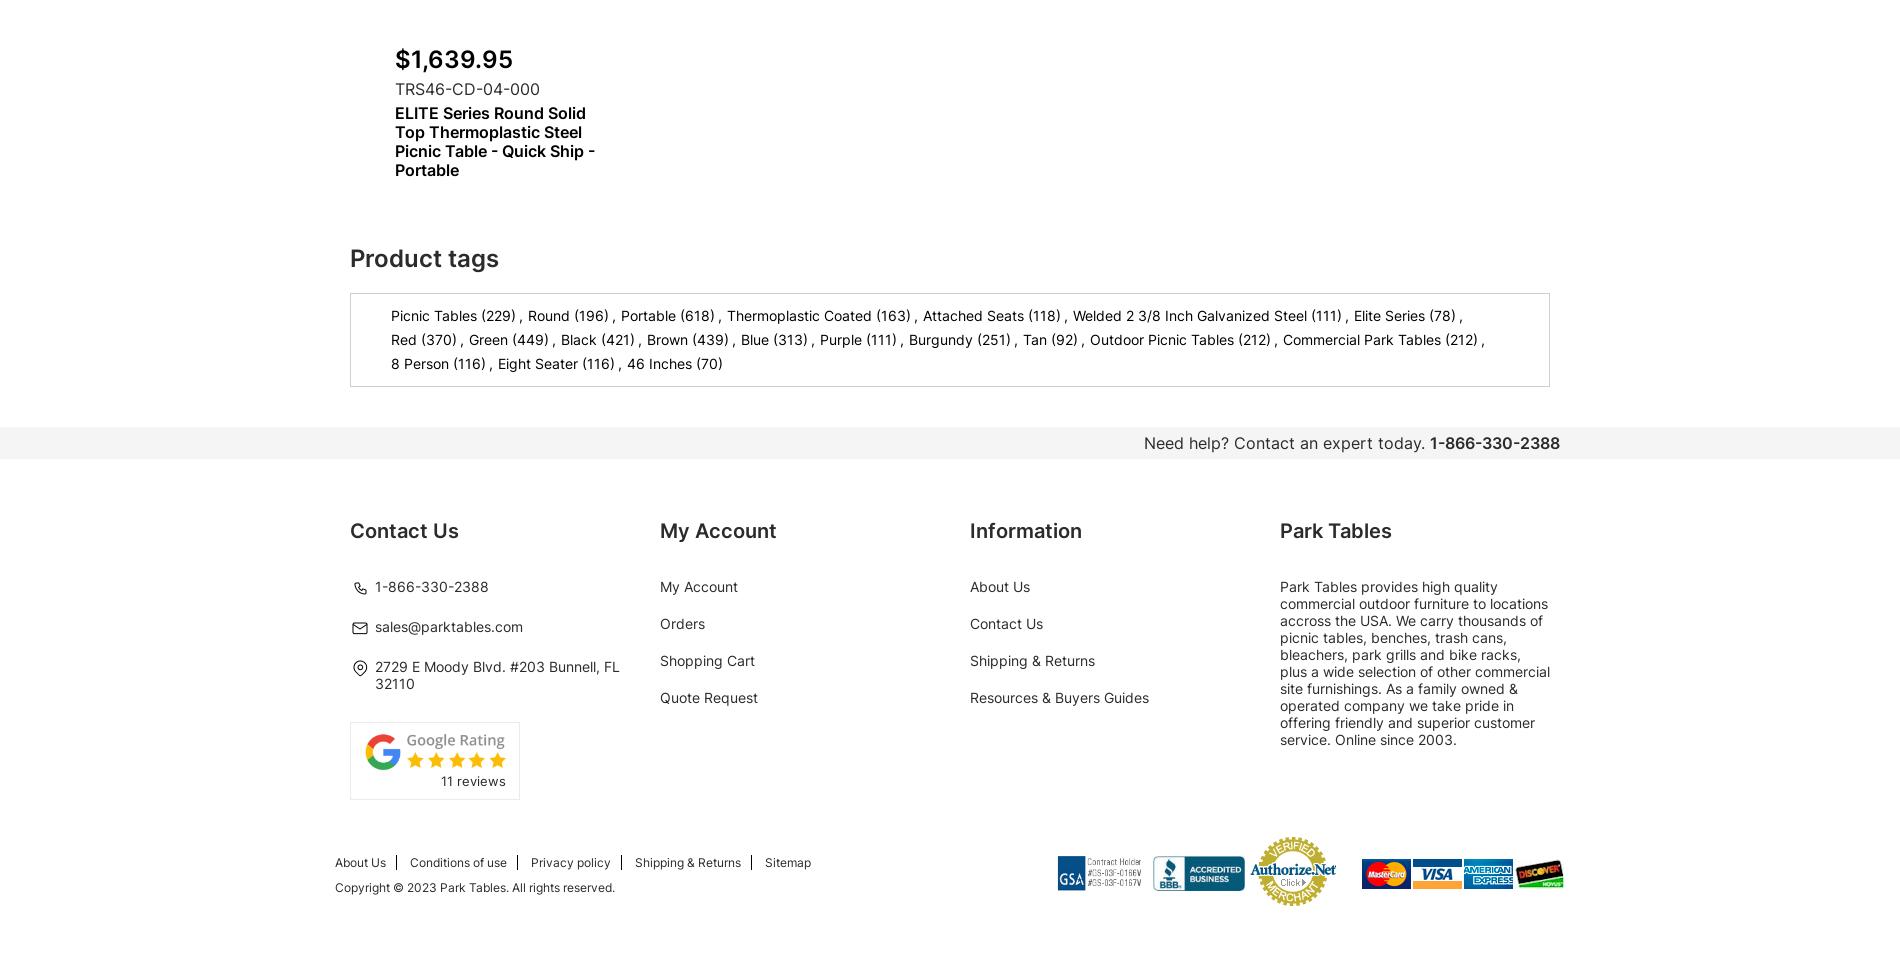  Describe the element at coordinates (667, 338) in the screenshot. I see `'Brown'` at that location.